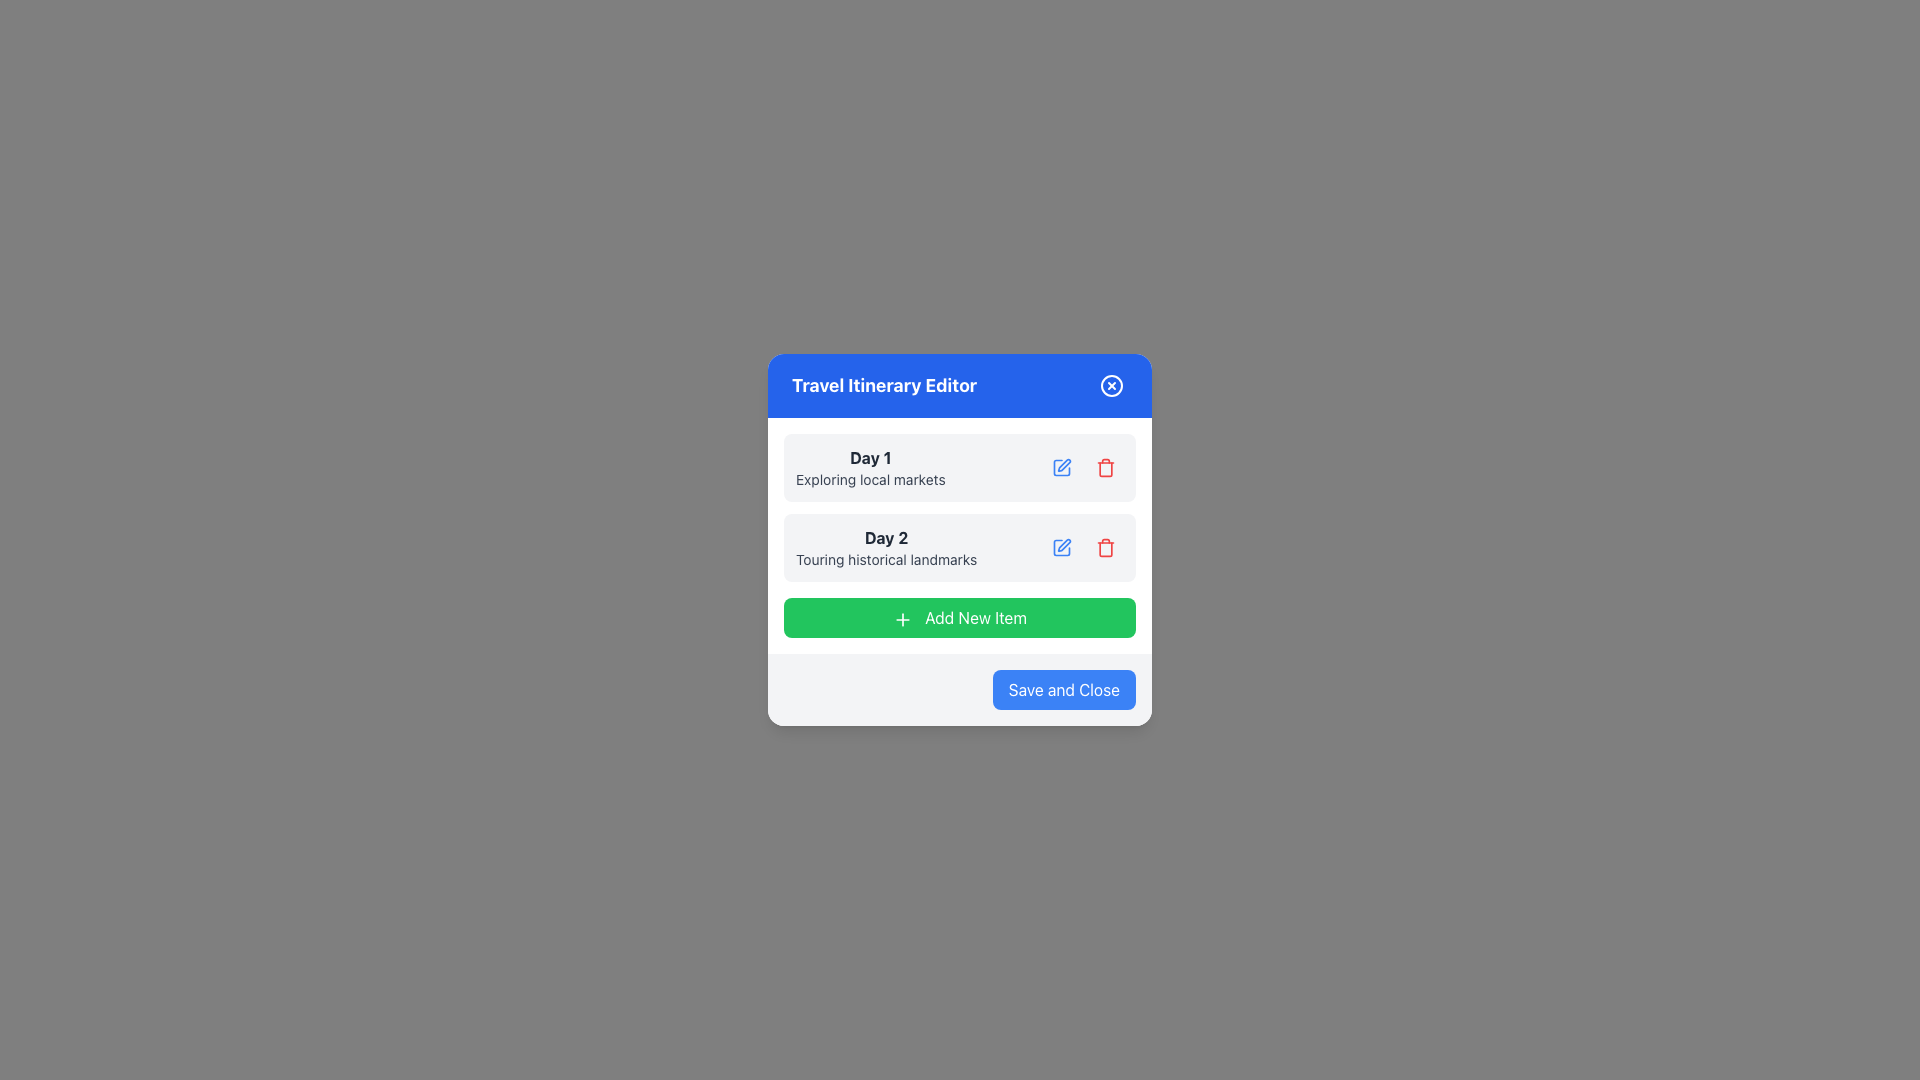  Describe the element at coordinates (1060, 467) in the screenshot. I see `the rounded button with a light gray background and a blue pen icon located in the upper-right corner of the 'Day 1' item in the 'Travel Itinerary Editor'` at that location.